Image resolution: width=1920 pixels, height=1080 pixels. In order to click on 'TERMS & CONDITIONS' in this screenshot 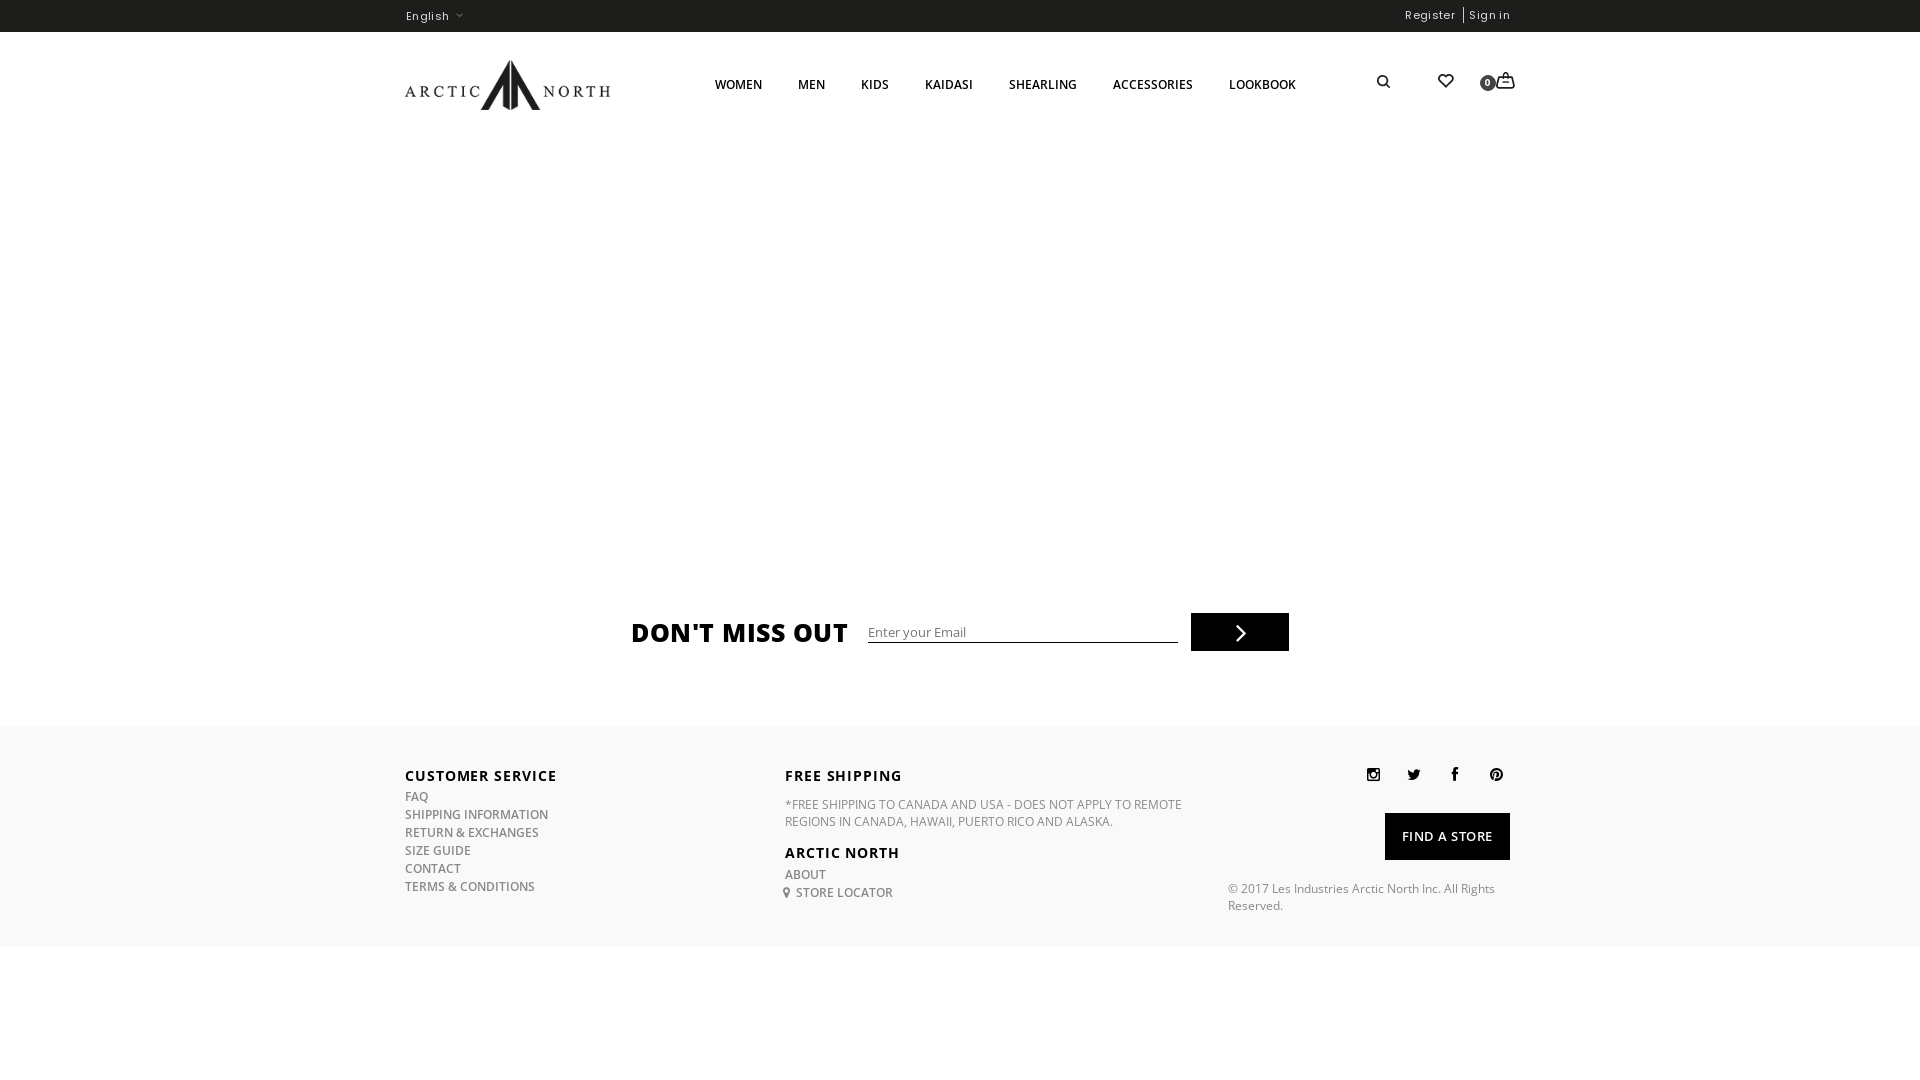, I will do `click(469, 885)`.